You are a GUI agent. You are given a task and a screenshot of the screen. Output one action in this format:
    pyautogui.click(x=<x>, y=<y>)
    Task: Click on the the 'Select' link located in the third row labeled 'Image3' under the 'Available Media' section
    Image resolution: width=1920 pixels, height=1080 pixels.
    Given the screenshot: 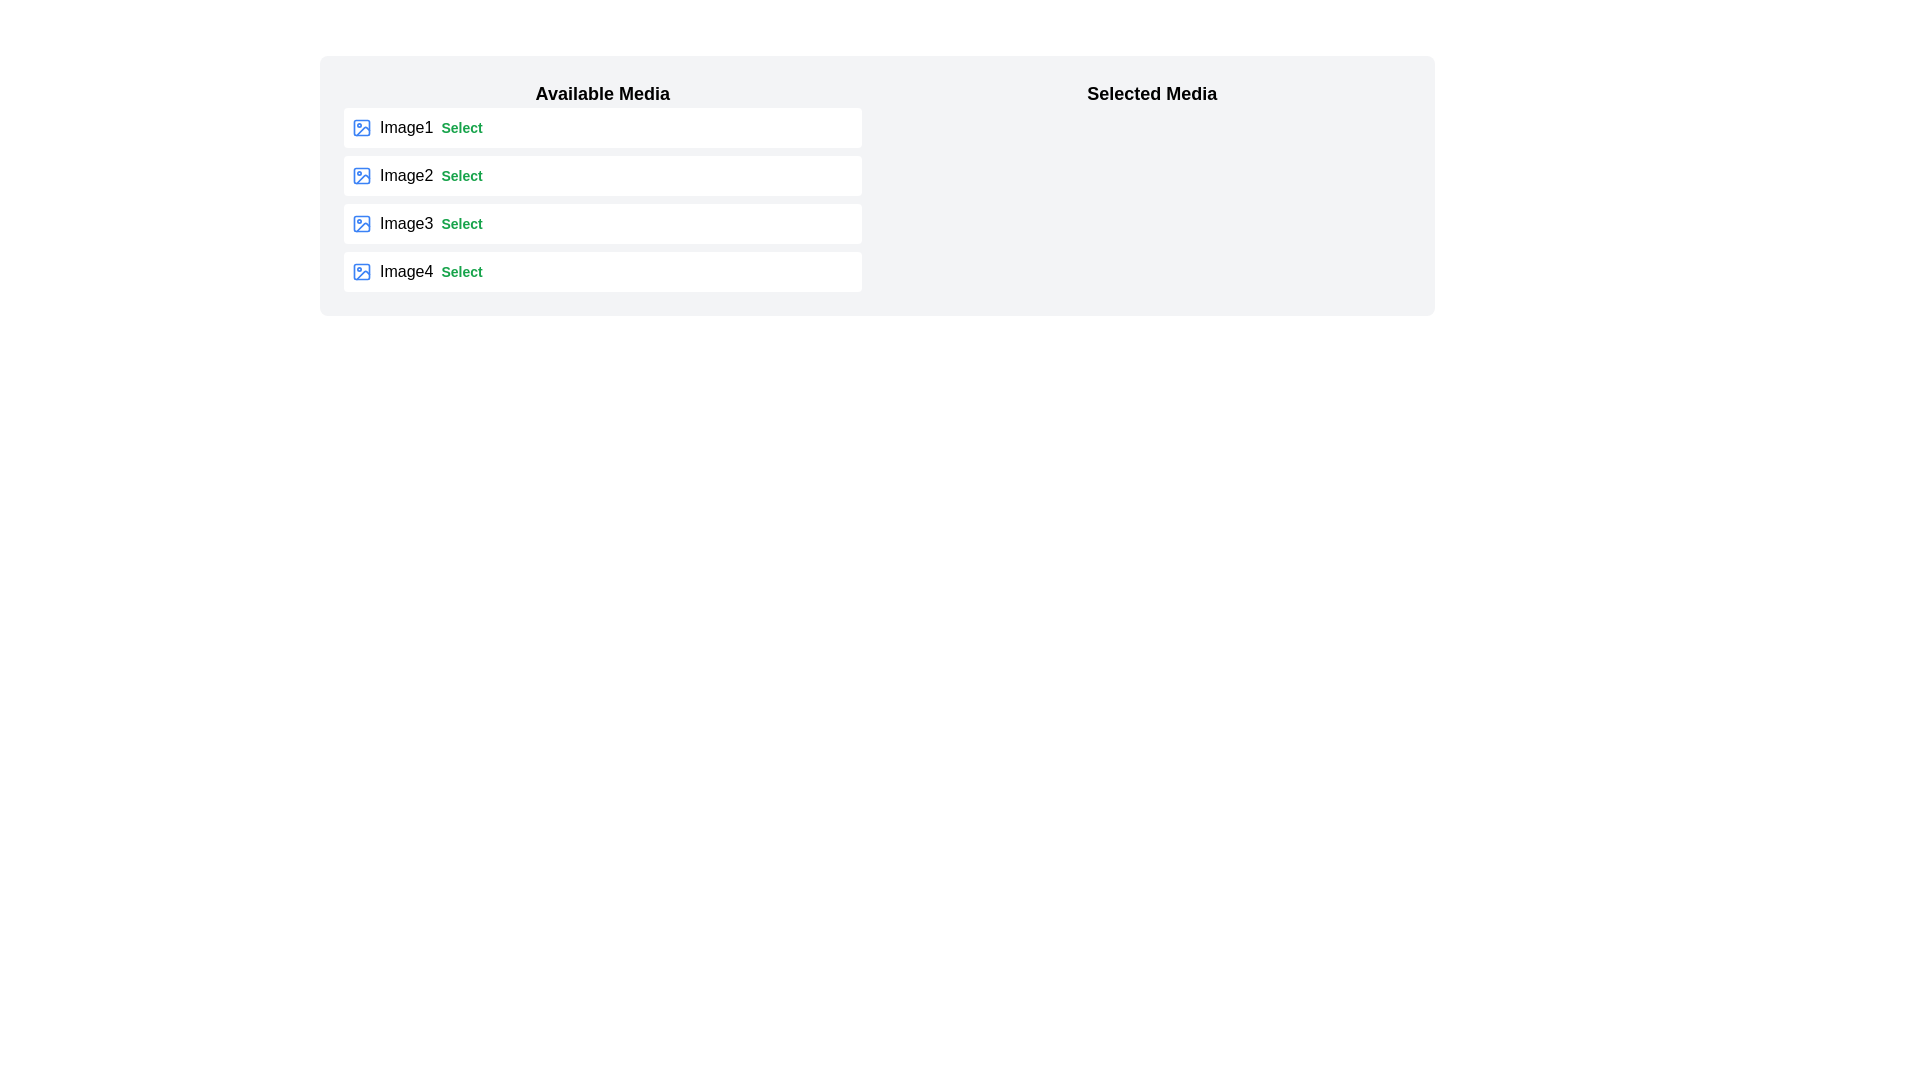 What is the action you would take?
    pyautogui.click(x=460, y=223)
    